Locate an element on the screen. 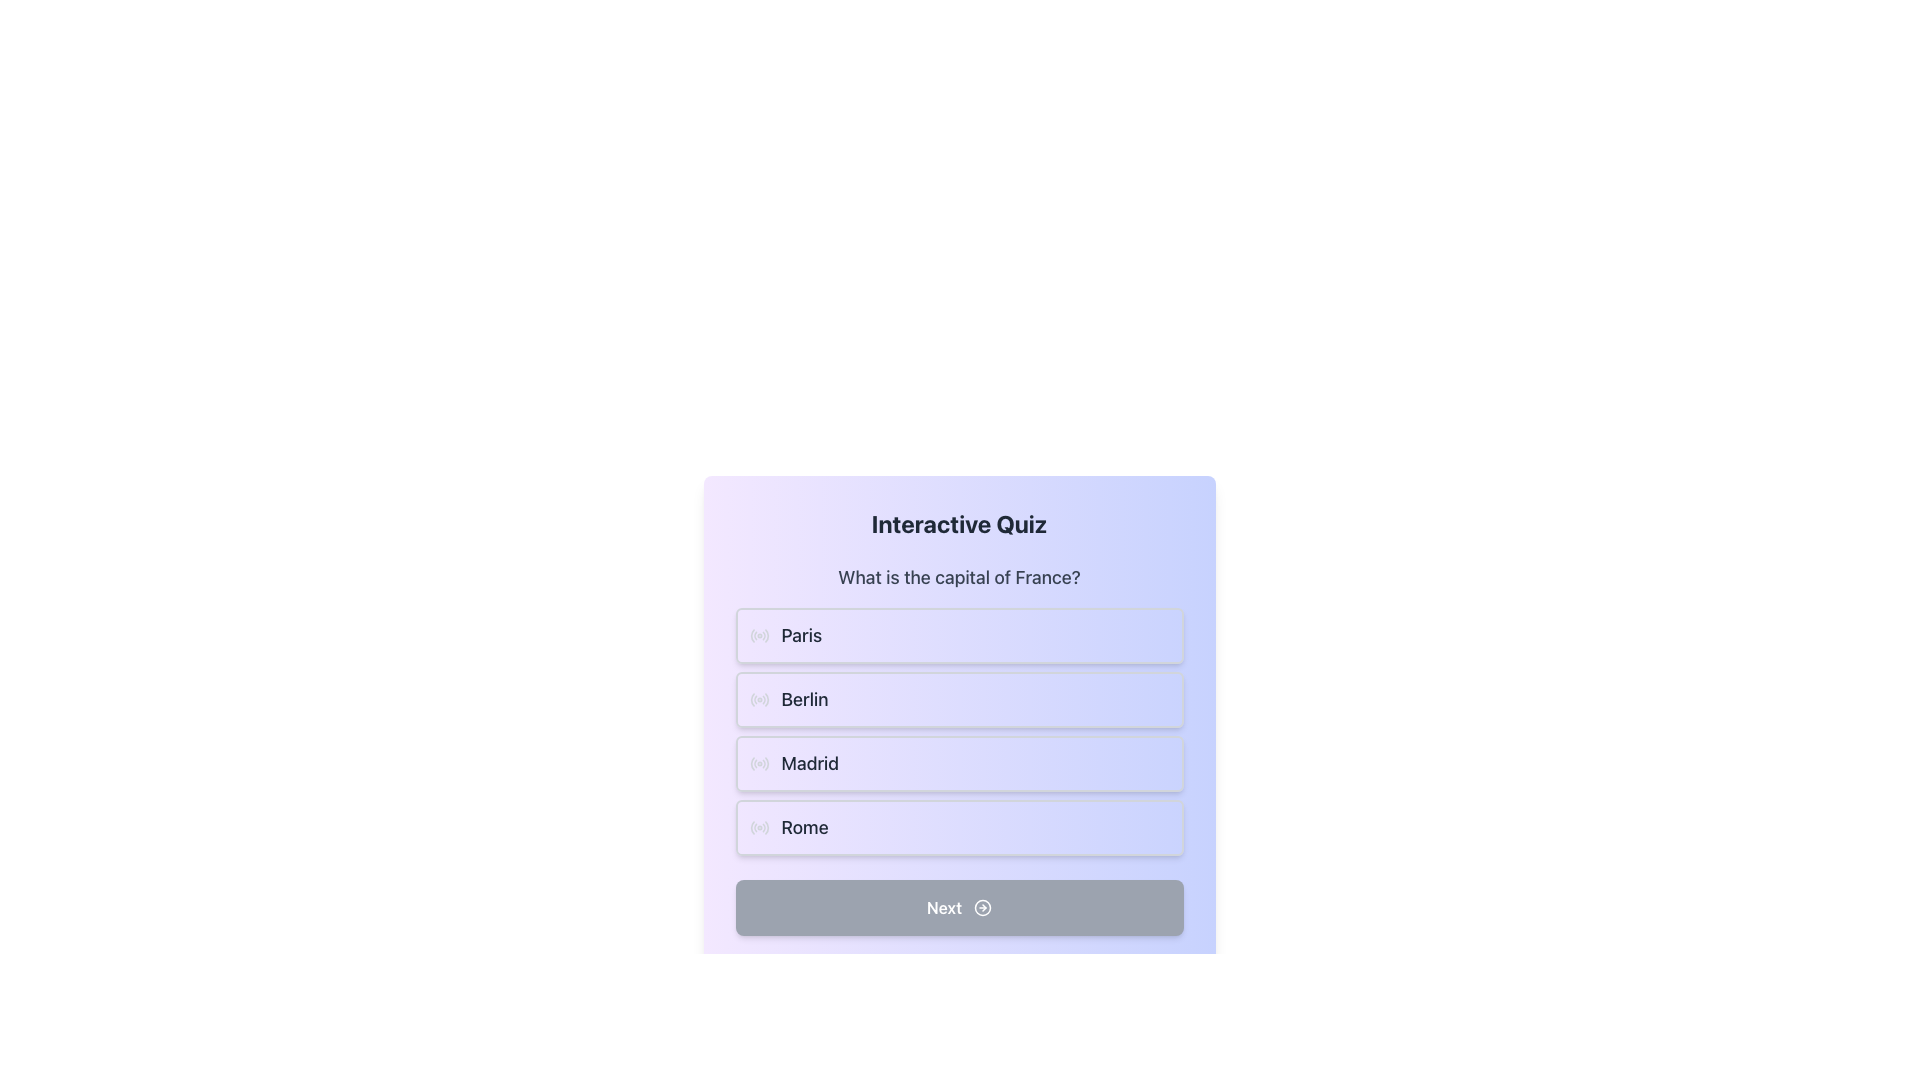 This screenshot has width=1920, height=1080. the 'Berlin' radio button is located at coordinates (758, 698).